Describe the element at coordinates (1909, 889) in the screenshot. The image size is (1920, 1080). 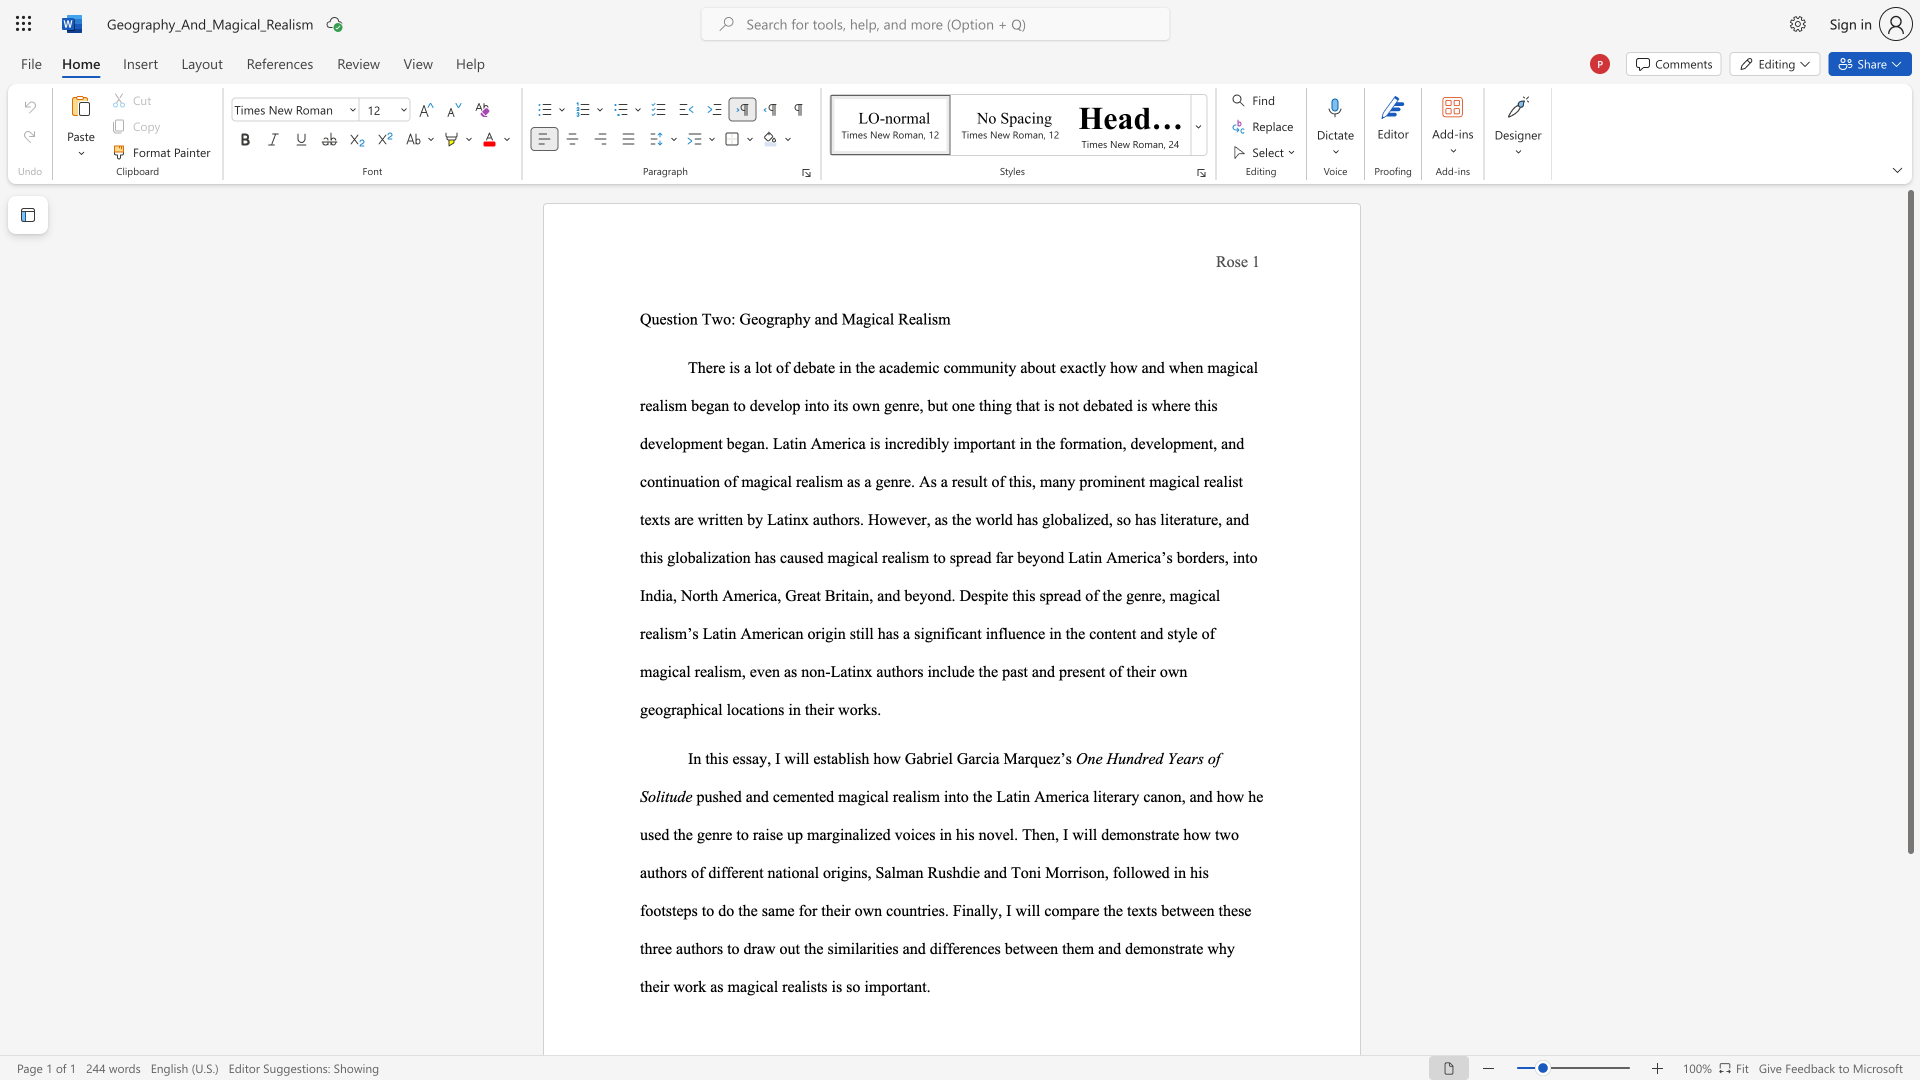
I see `the scrollbar on the right to shift the page lower` at that location.